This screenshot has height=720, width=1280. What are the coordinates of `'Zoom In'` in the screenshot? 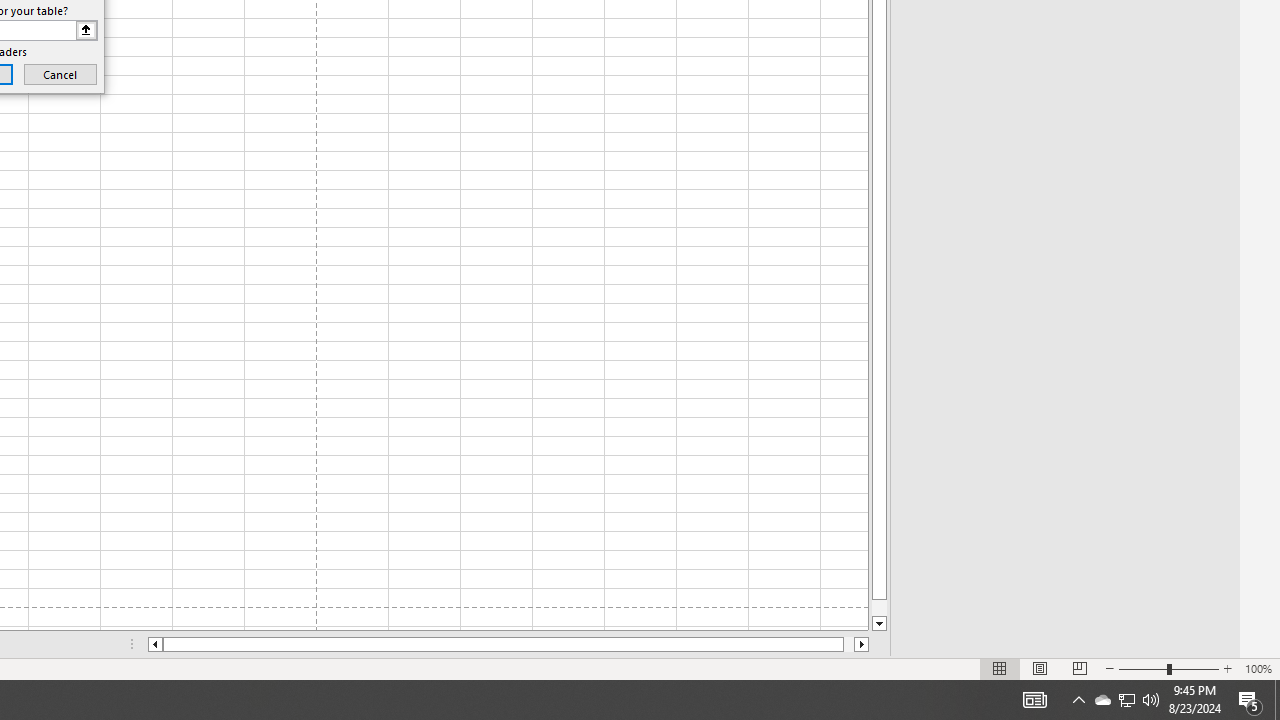 It's located at (1226, 669).